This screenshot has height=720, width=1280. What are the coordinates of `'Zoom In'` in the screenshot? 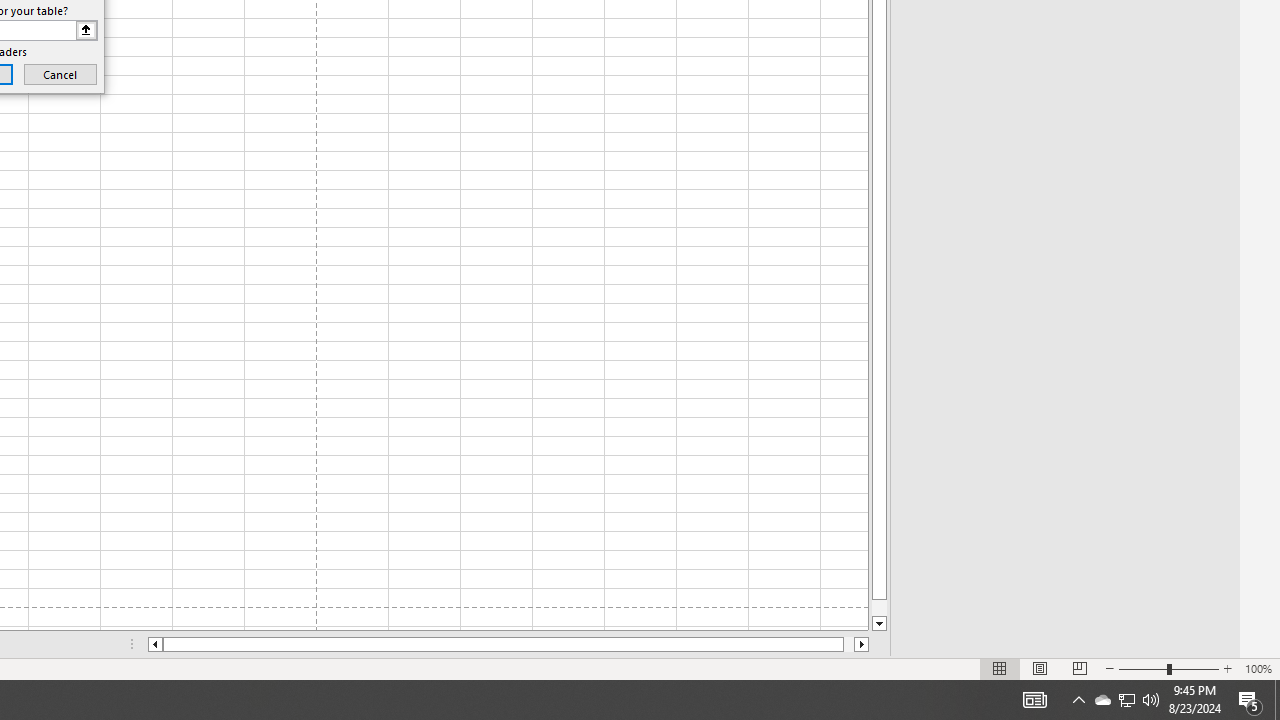 It's located at (1226, 669).